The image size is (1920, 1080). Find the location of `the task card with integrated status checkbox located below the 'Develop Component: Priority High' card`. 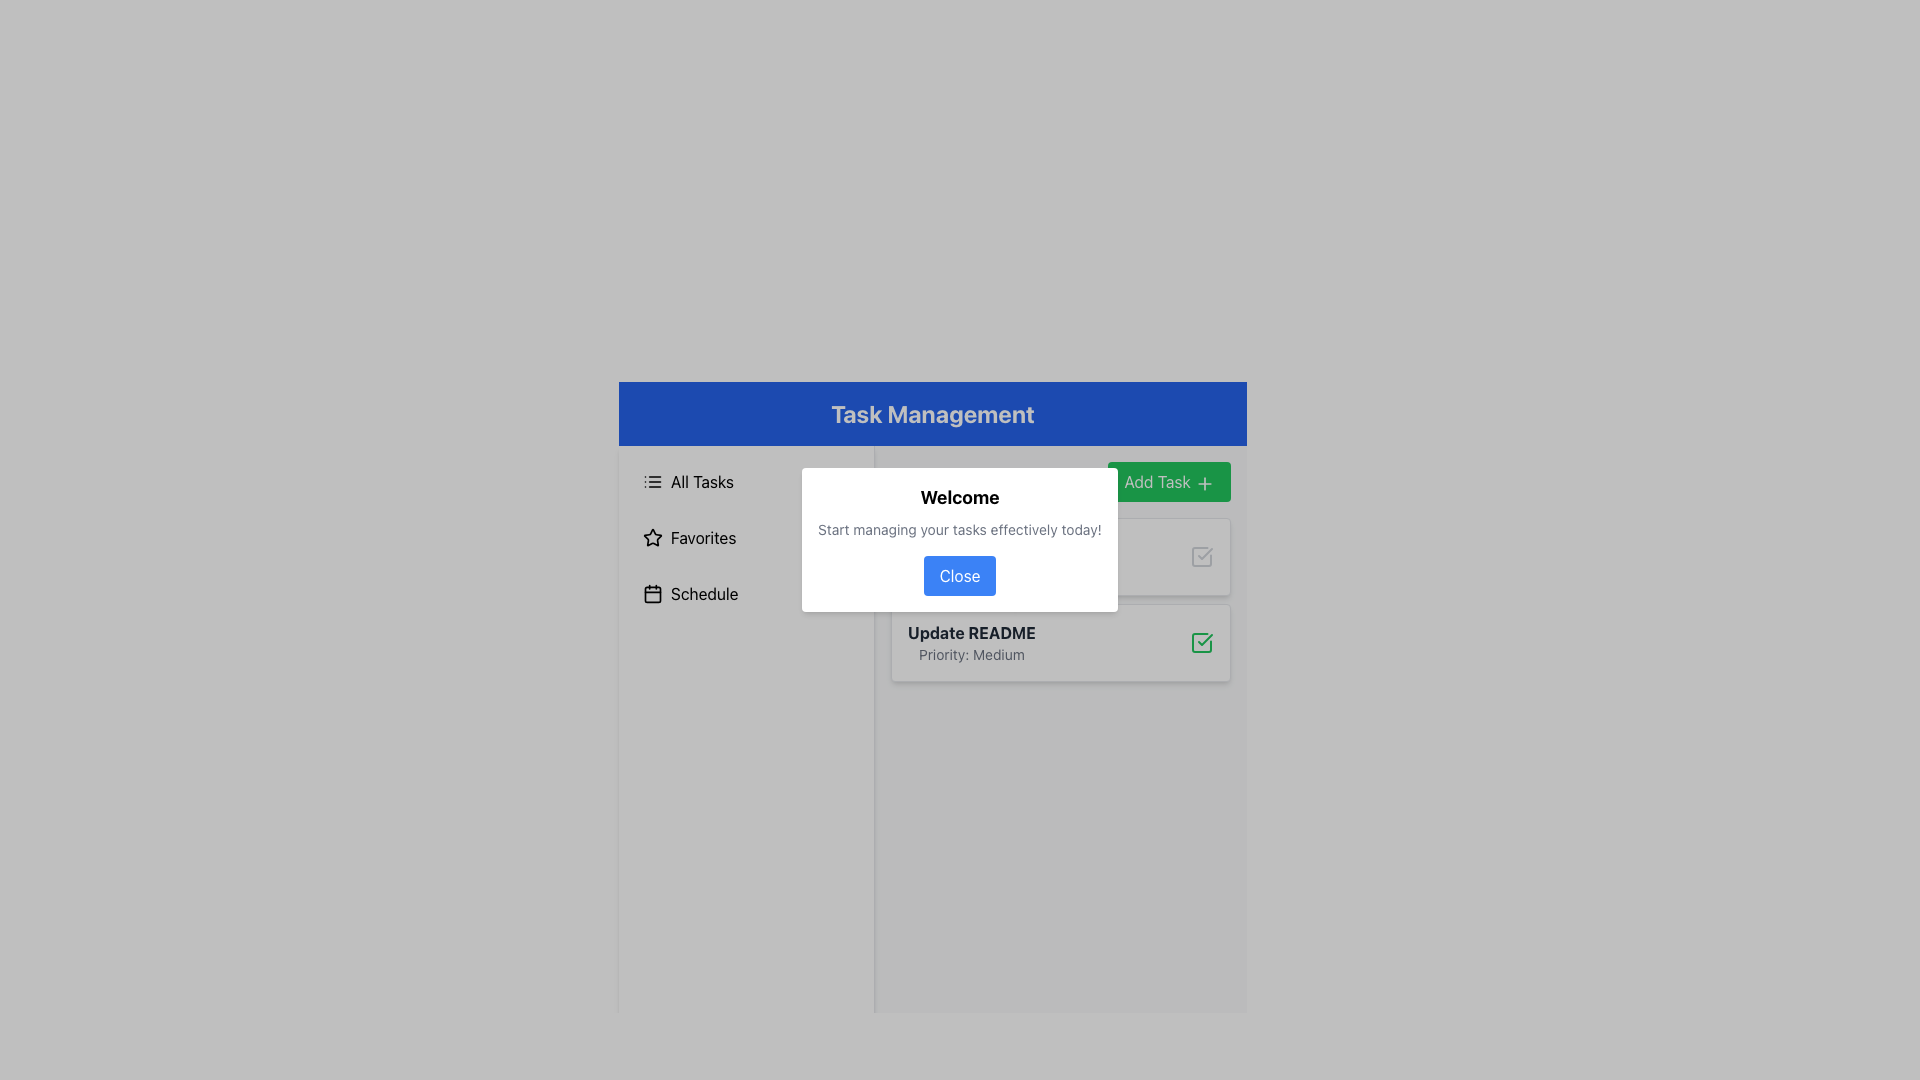

the task card with integrated status checkbox located below the 'Develop Component: Priority High' card is located at coordinates (1059, 643).